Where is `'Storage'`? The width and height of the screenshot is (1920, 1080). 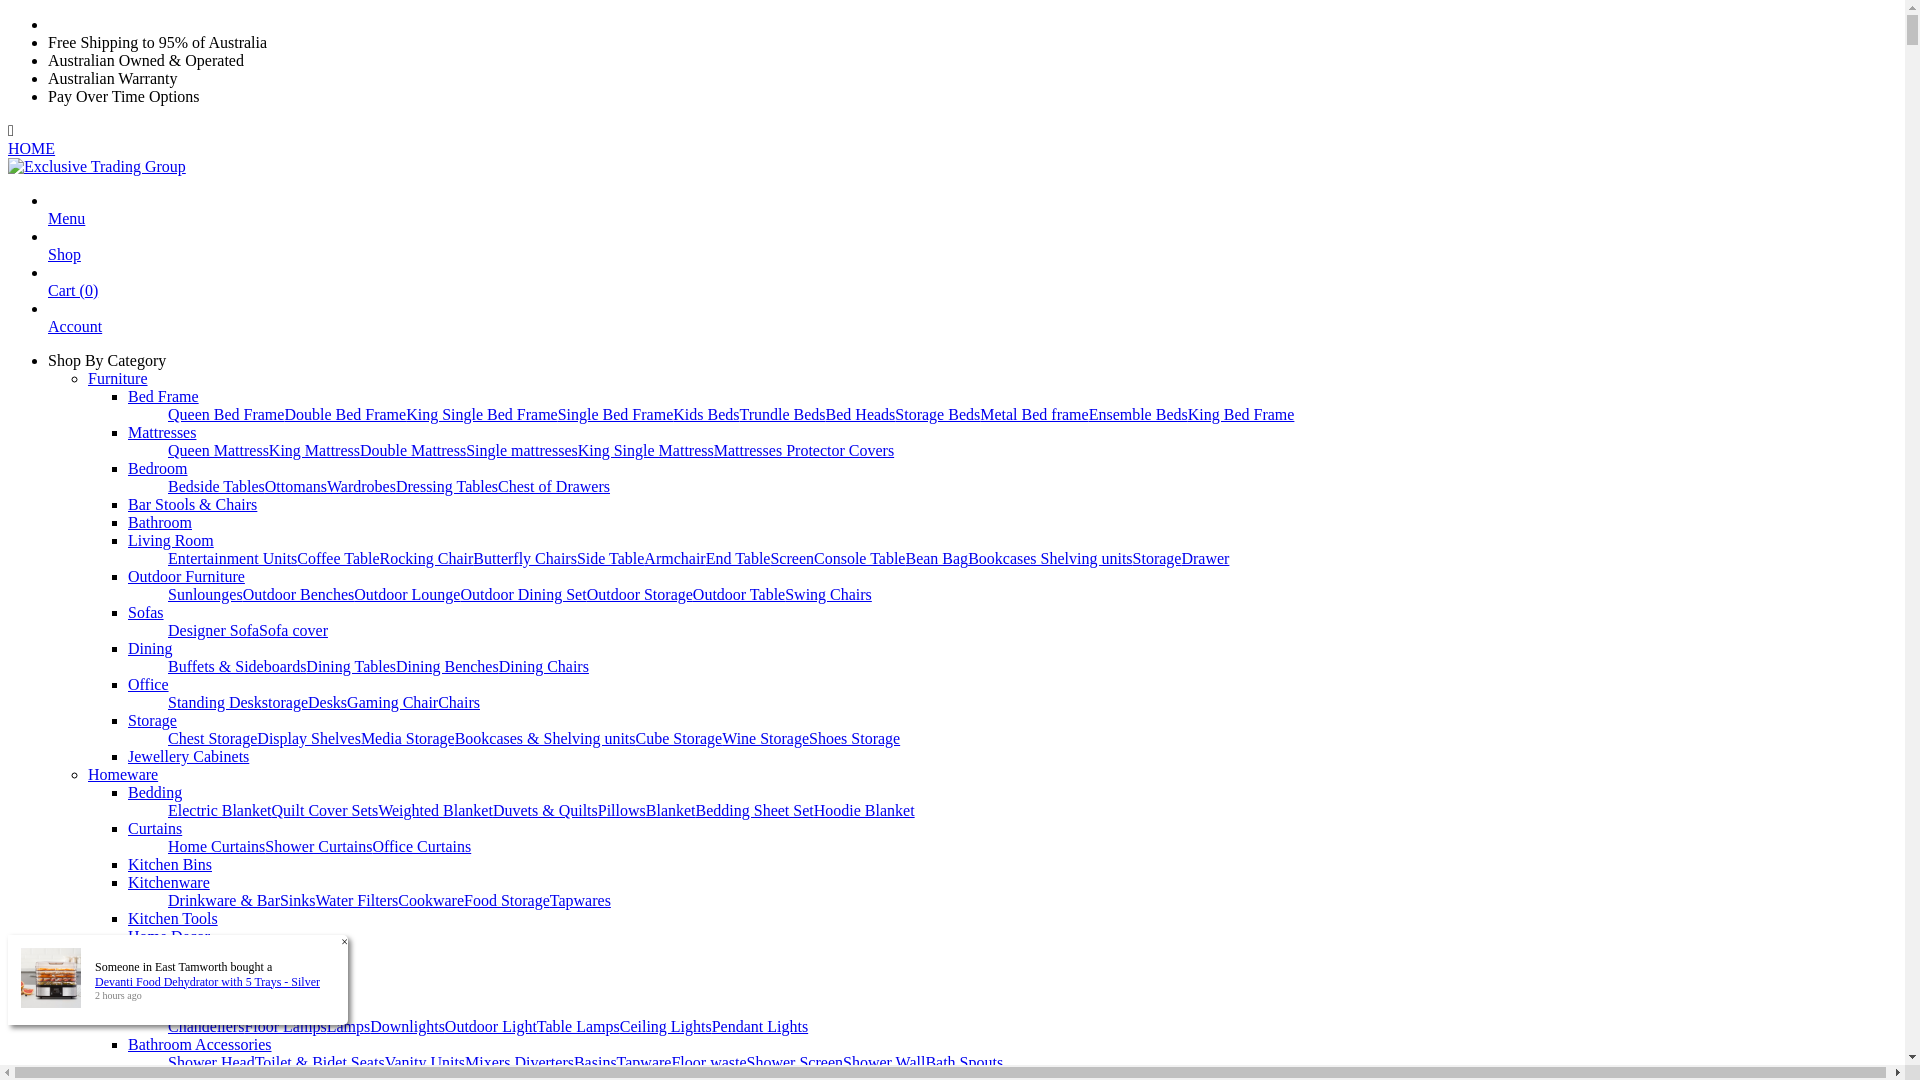 'Storage' is located at coordinates (151, 720).